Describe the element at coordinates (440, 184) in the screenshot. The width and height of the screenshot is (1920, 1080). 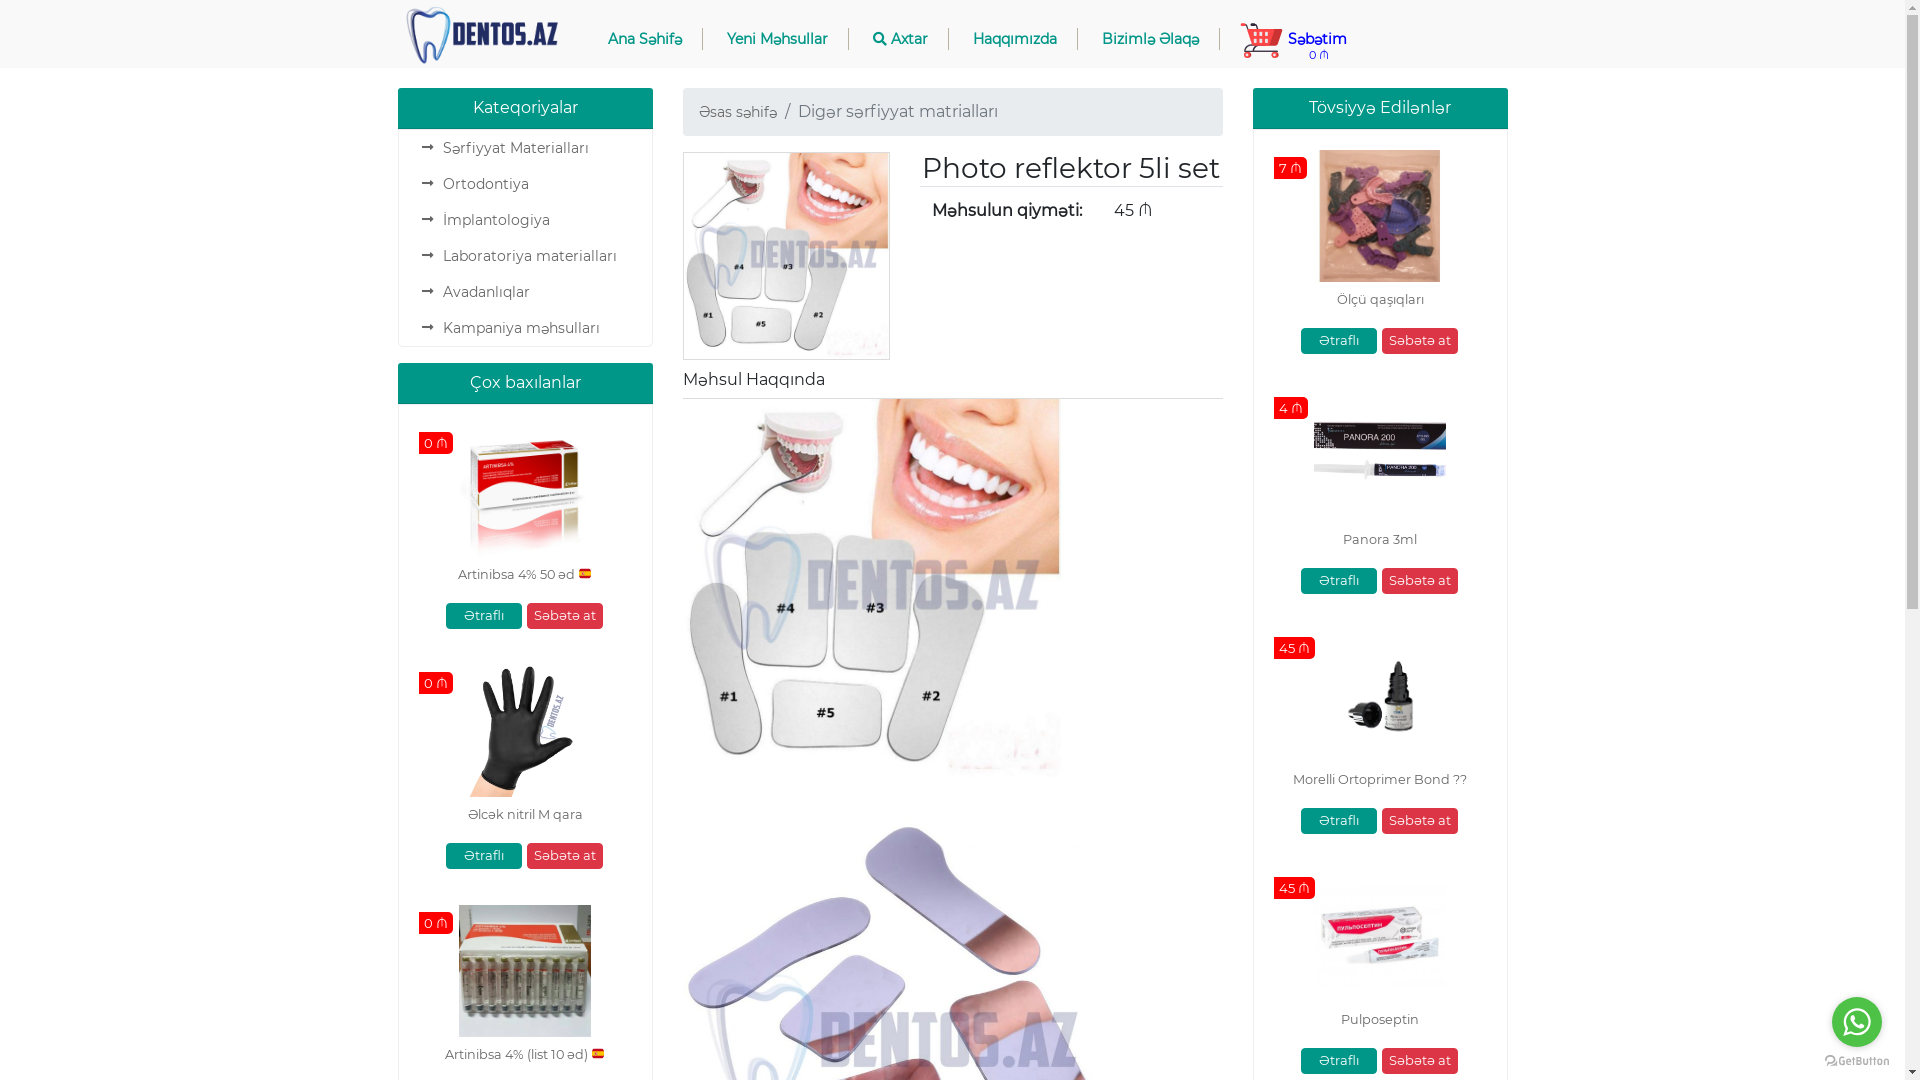
I see `'Ortodontiya'` at that location.